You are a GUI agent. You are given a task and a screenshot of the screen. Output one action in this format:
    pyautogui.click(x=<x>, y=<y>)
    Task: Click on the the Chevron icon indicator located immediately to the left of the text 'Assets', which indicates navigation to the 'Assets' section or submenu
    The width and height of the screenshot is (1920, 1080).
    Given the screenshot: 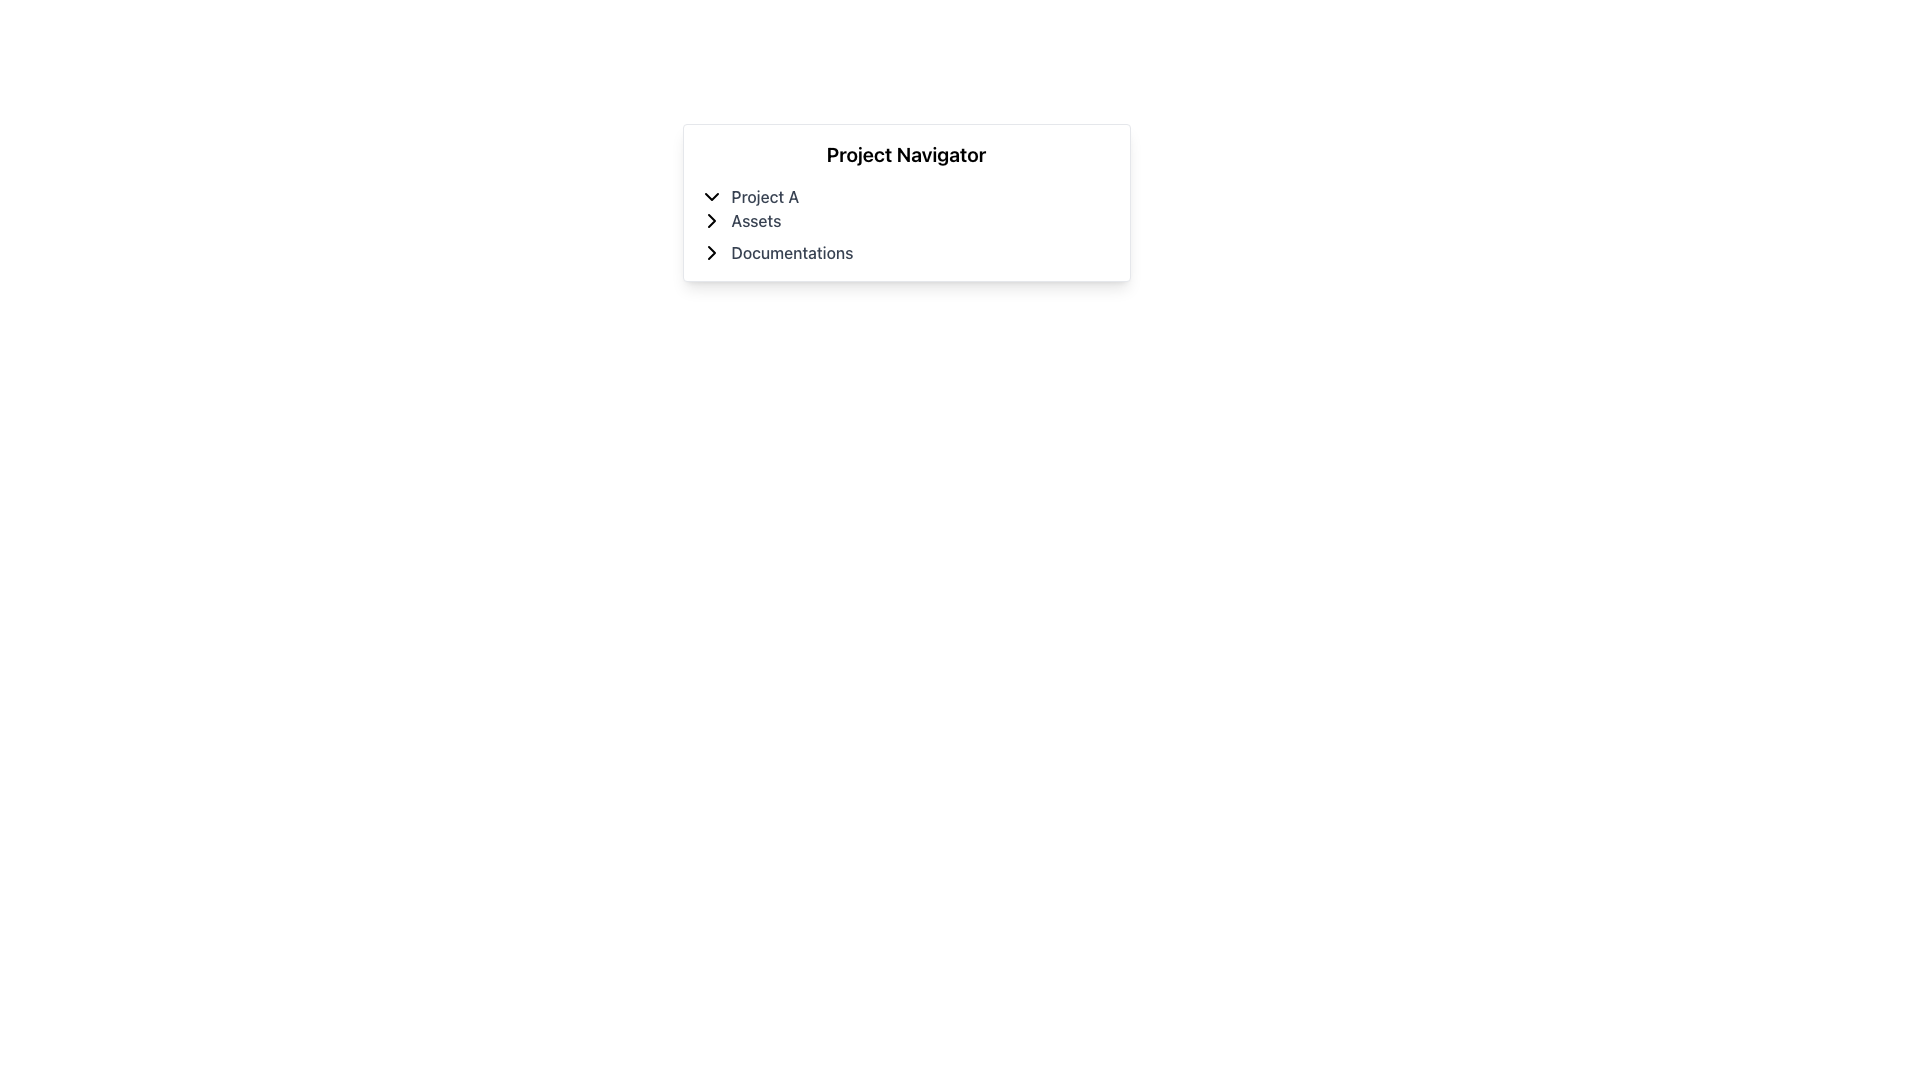 What is the action you would take?
    pyautogui.click(x=711, y=220)
    